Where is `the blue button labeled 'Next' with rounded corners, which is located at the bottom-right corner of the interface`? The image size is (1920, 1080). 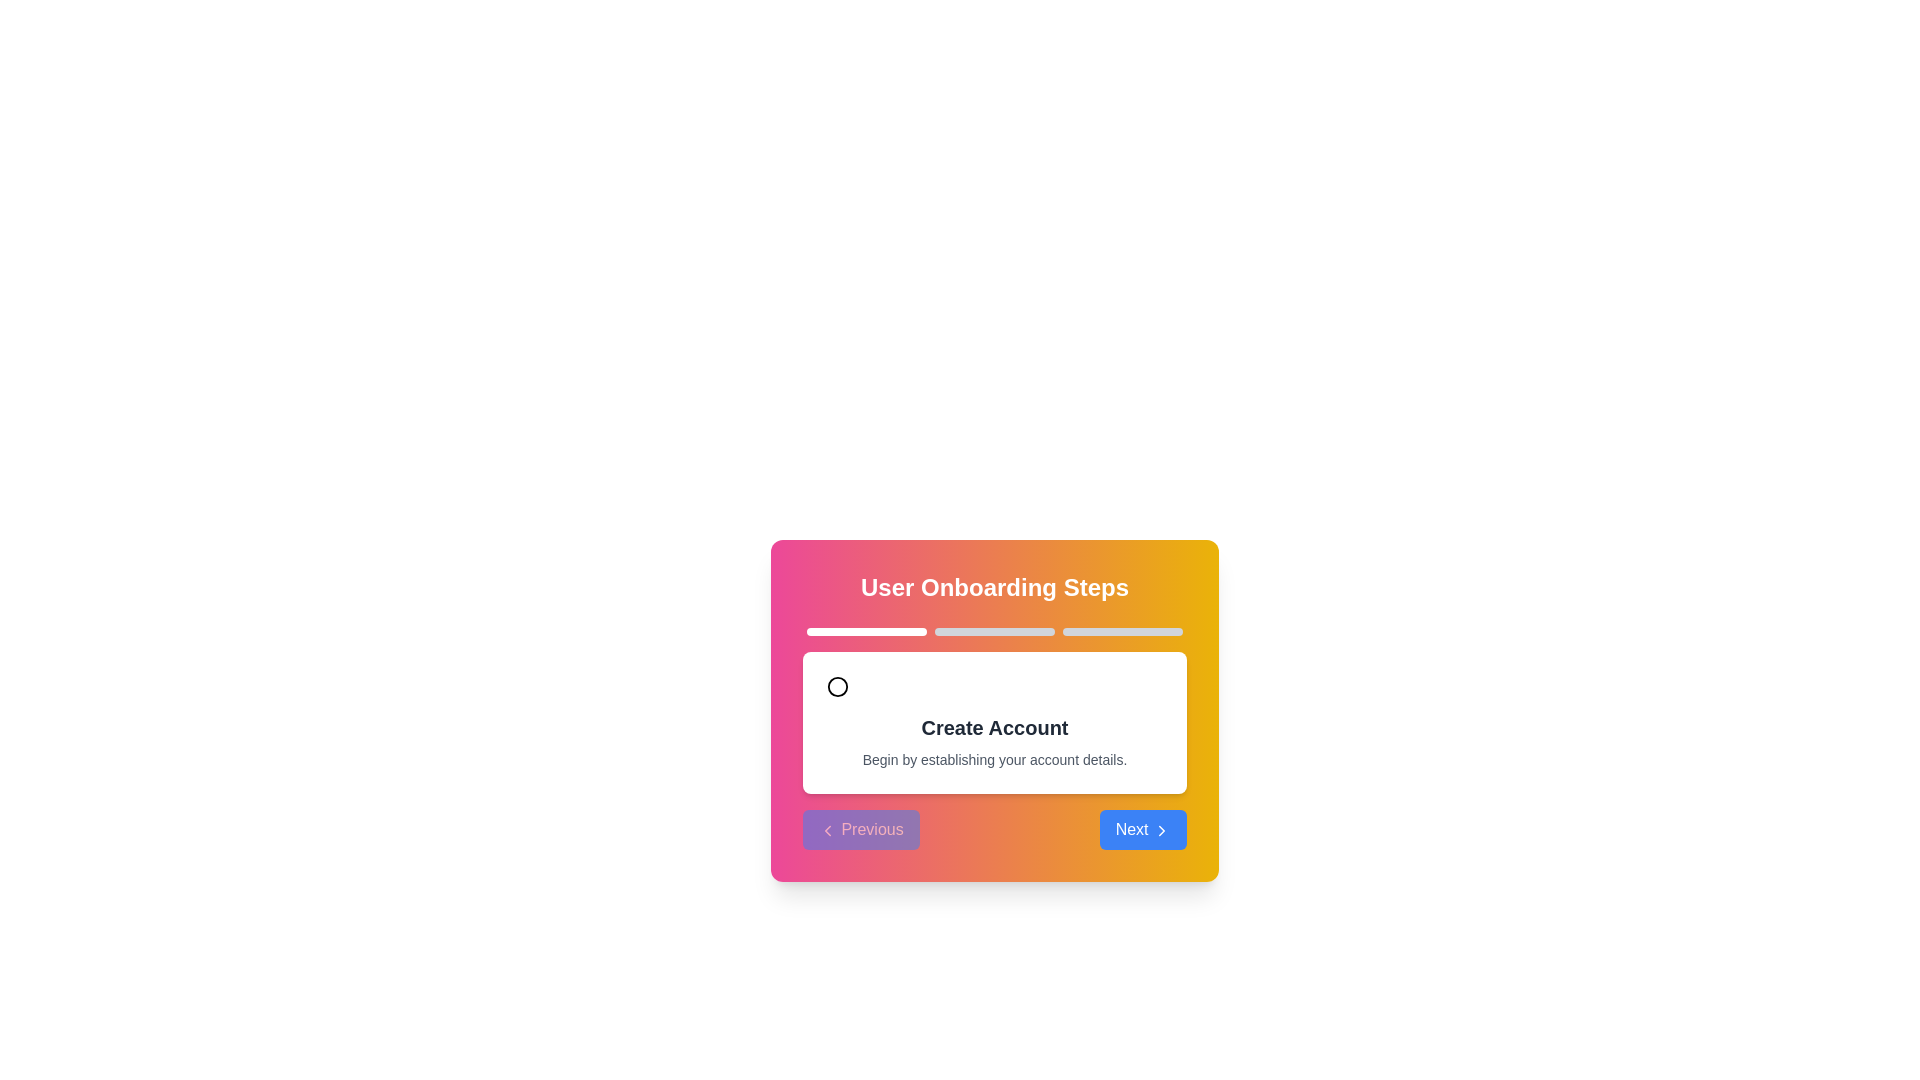 the blue button labeled 'Next' with rounded corners, which is located at the bottom-right corner of the interface is located at coordinates (1143, 829).